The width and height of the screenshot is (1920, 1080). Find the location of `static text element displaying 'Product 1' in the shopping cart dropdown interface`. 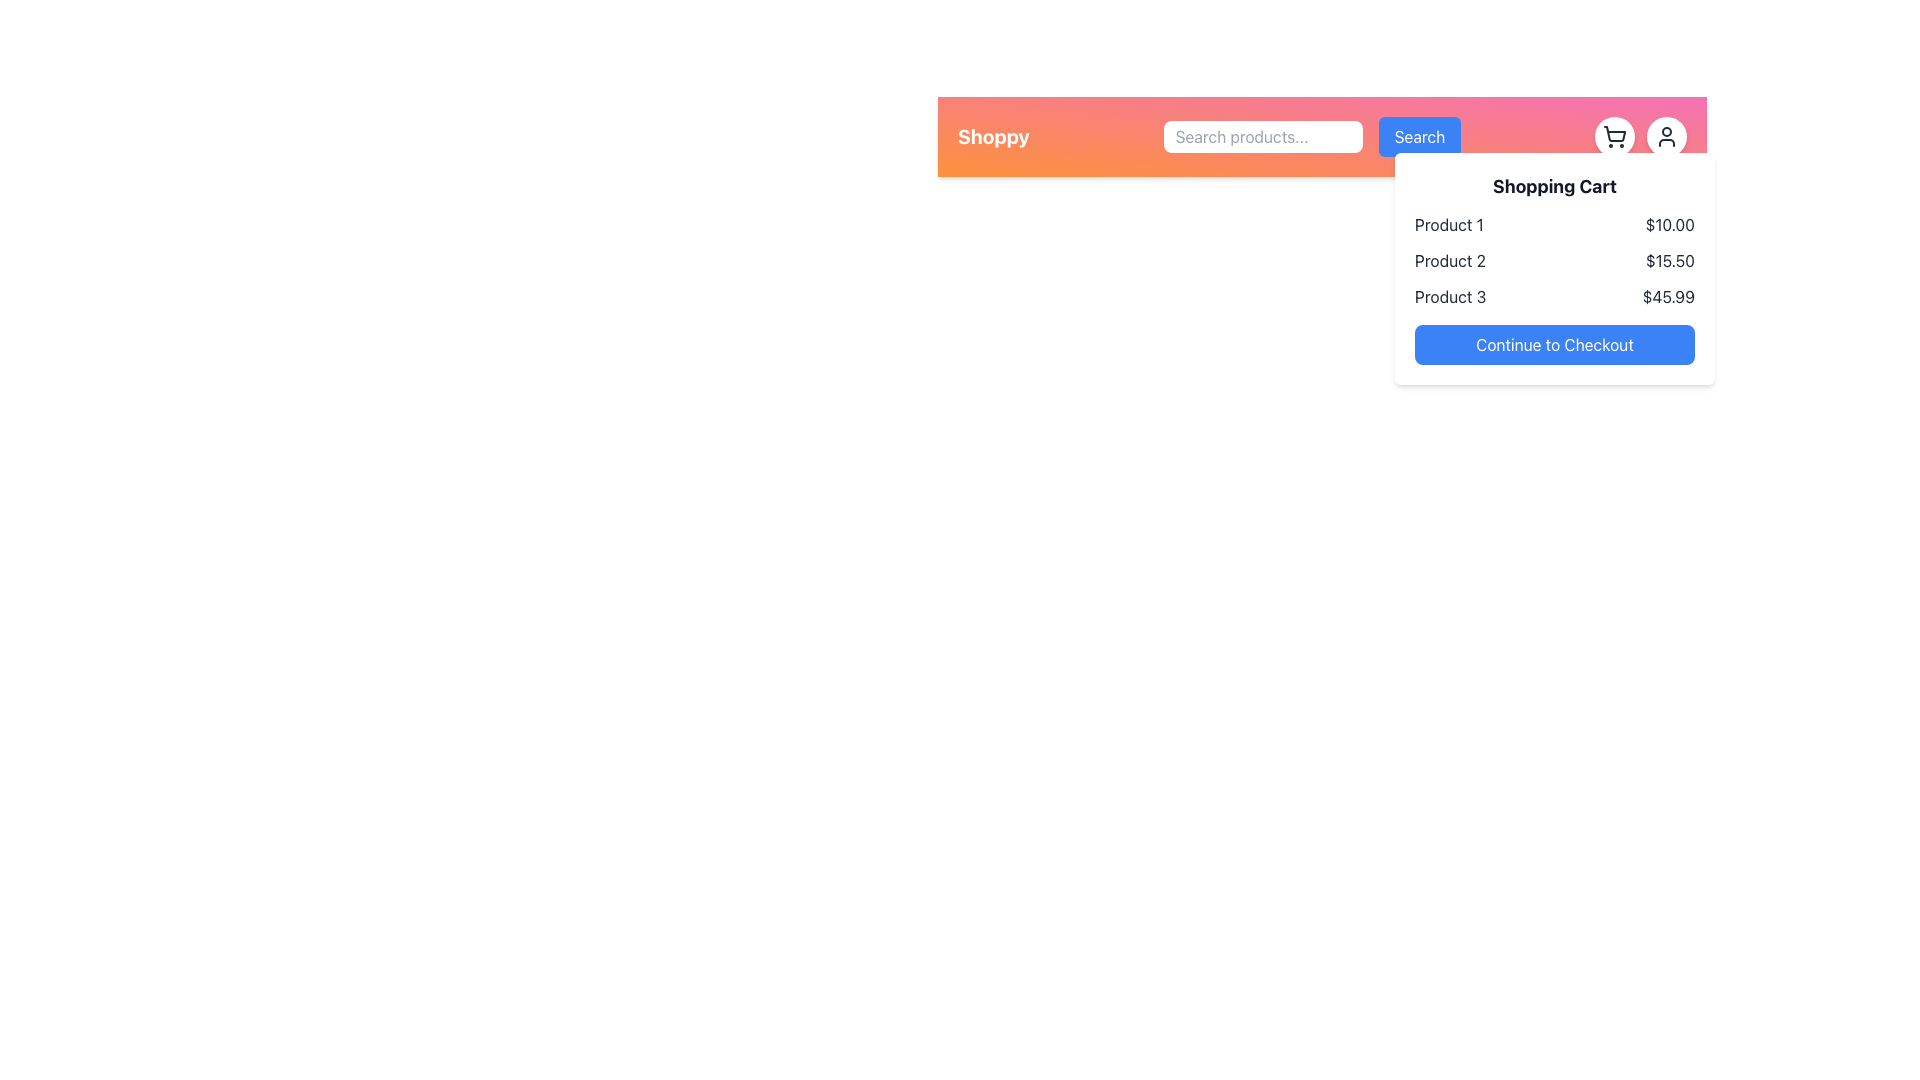

static text element displaying 'Product 1' in the shopping cart dropdown interface is located at coordinates (1449, 224).